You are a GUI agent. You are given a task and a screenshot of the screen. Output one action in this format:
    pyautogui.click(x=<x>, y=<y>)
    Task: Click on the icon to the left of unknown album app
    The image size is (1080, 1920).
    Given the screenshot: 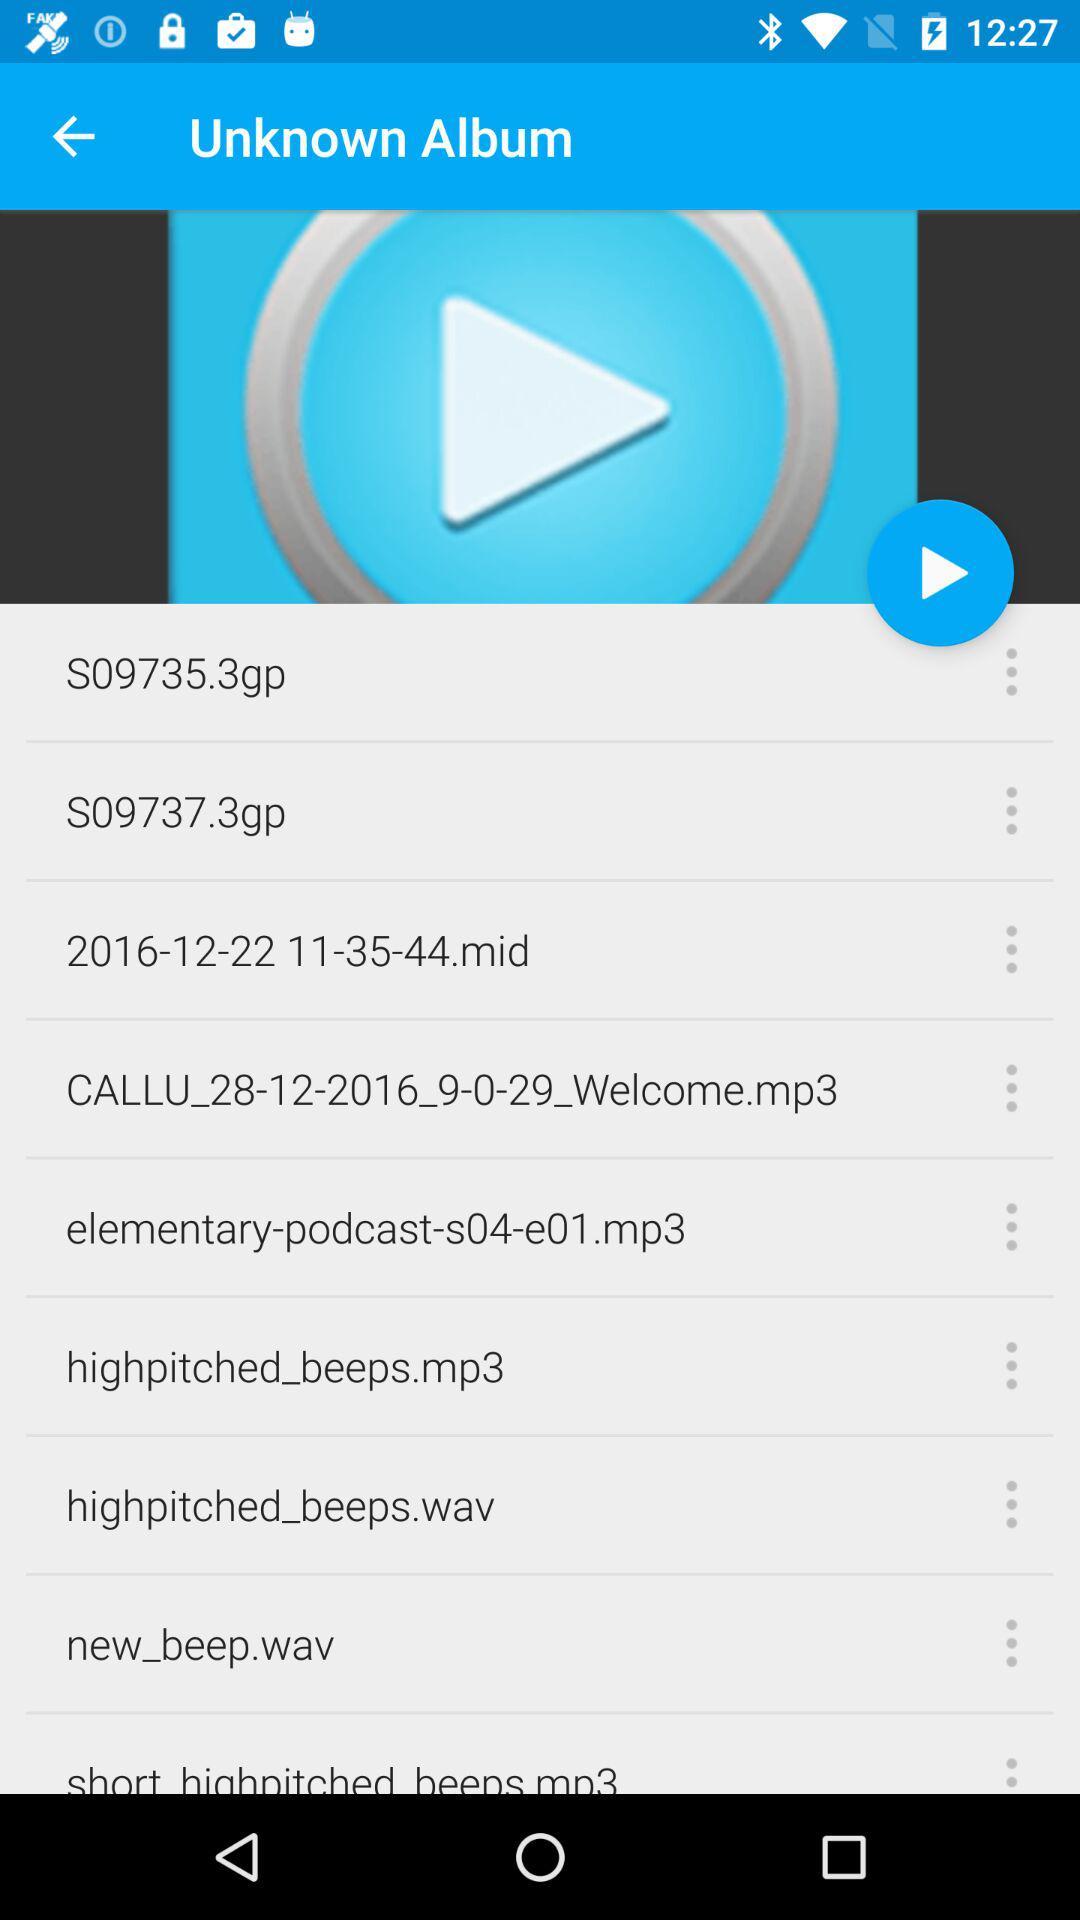 What is the action you would take?
    pyautogui.click(x=72, y=135)
    